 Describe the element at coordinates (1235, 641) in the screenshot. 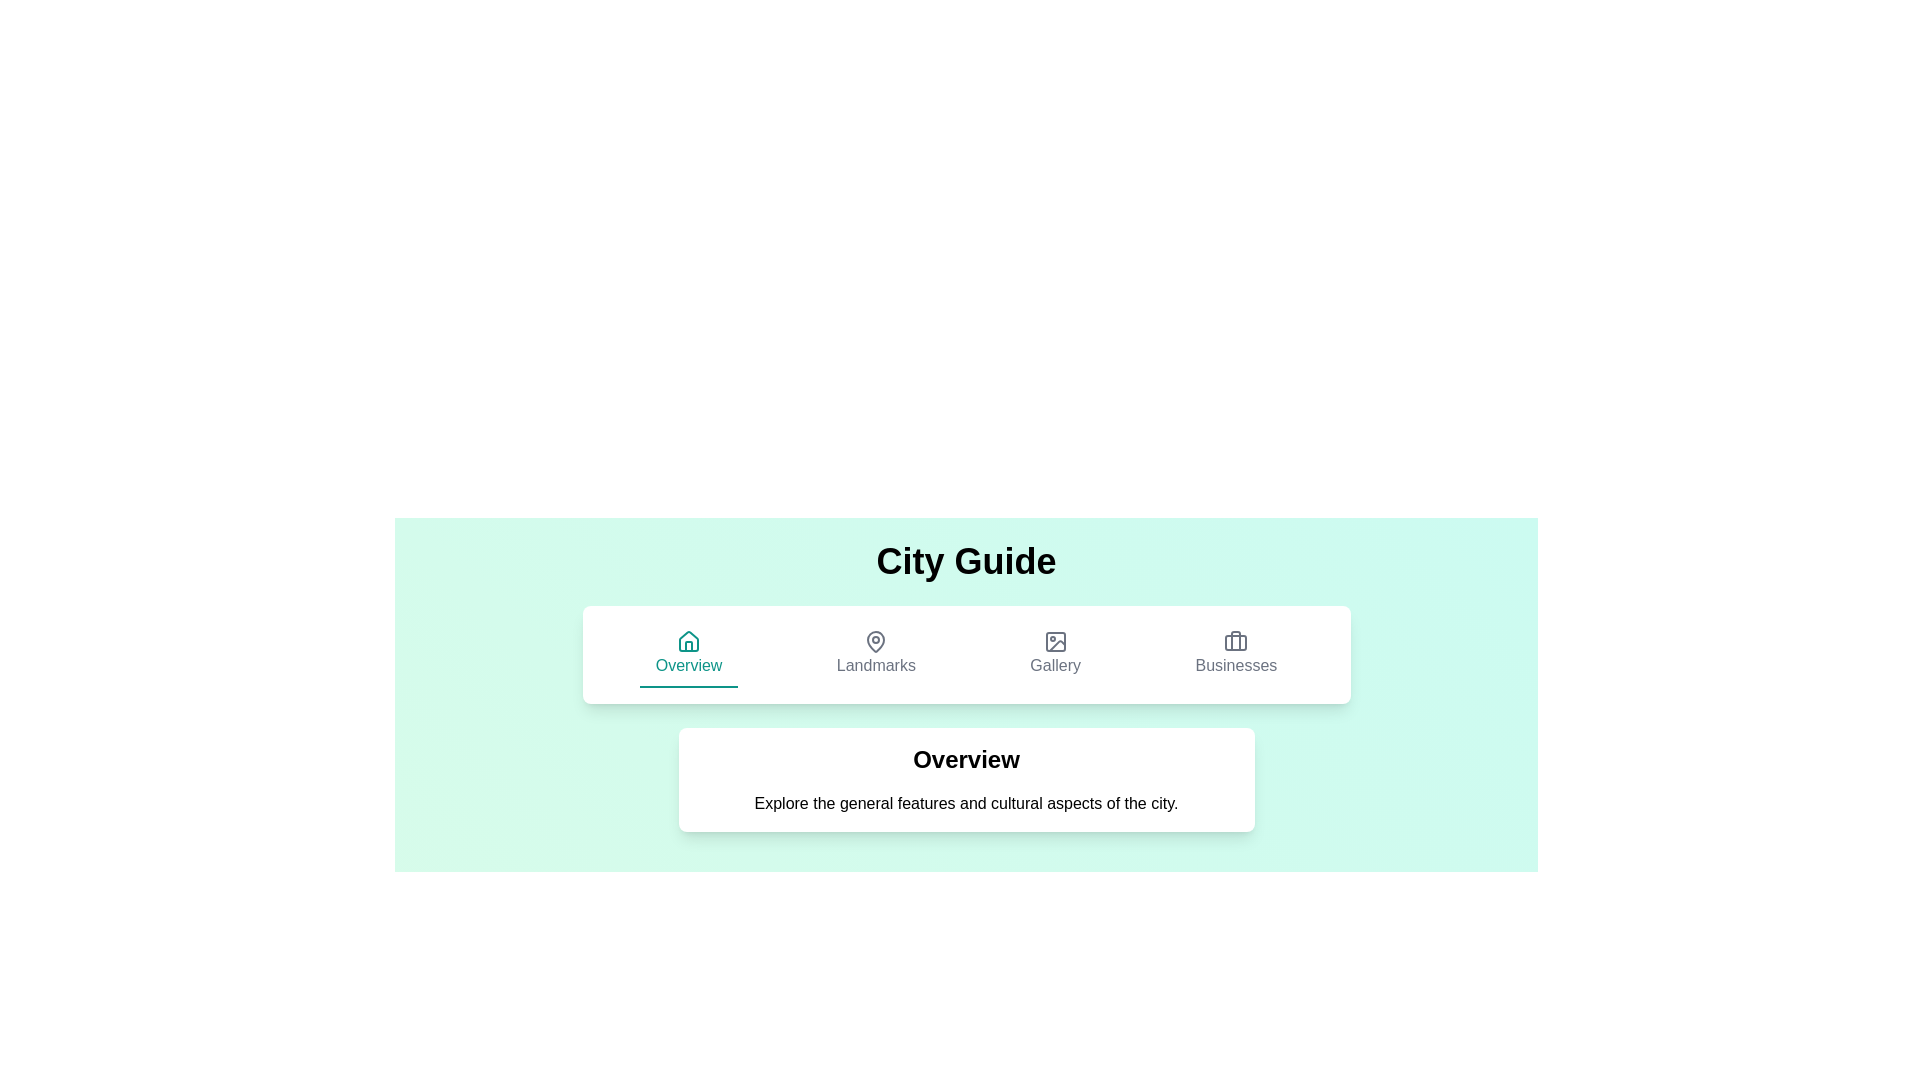

I see `the briefcase icon with a gray outline located in the navigation bar above the 'Businesses' text label` at that location.